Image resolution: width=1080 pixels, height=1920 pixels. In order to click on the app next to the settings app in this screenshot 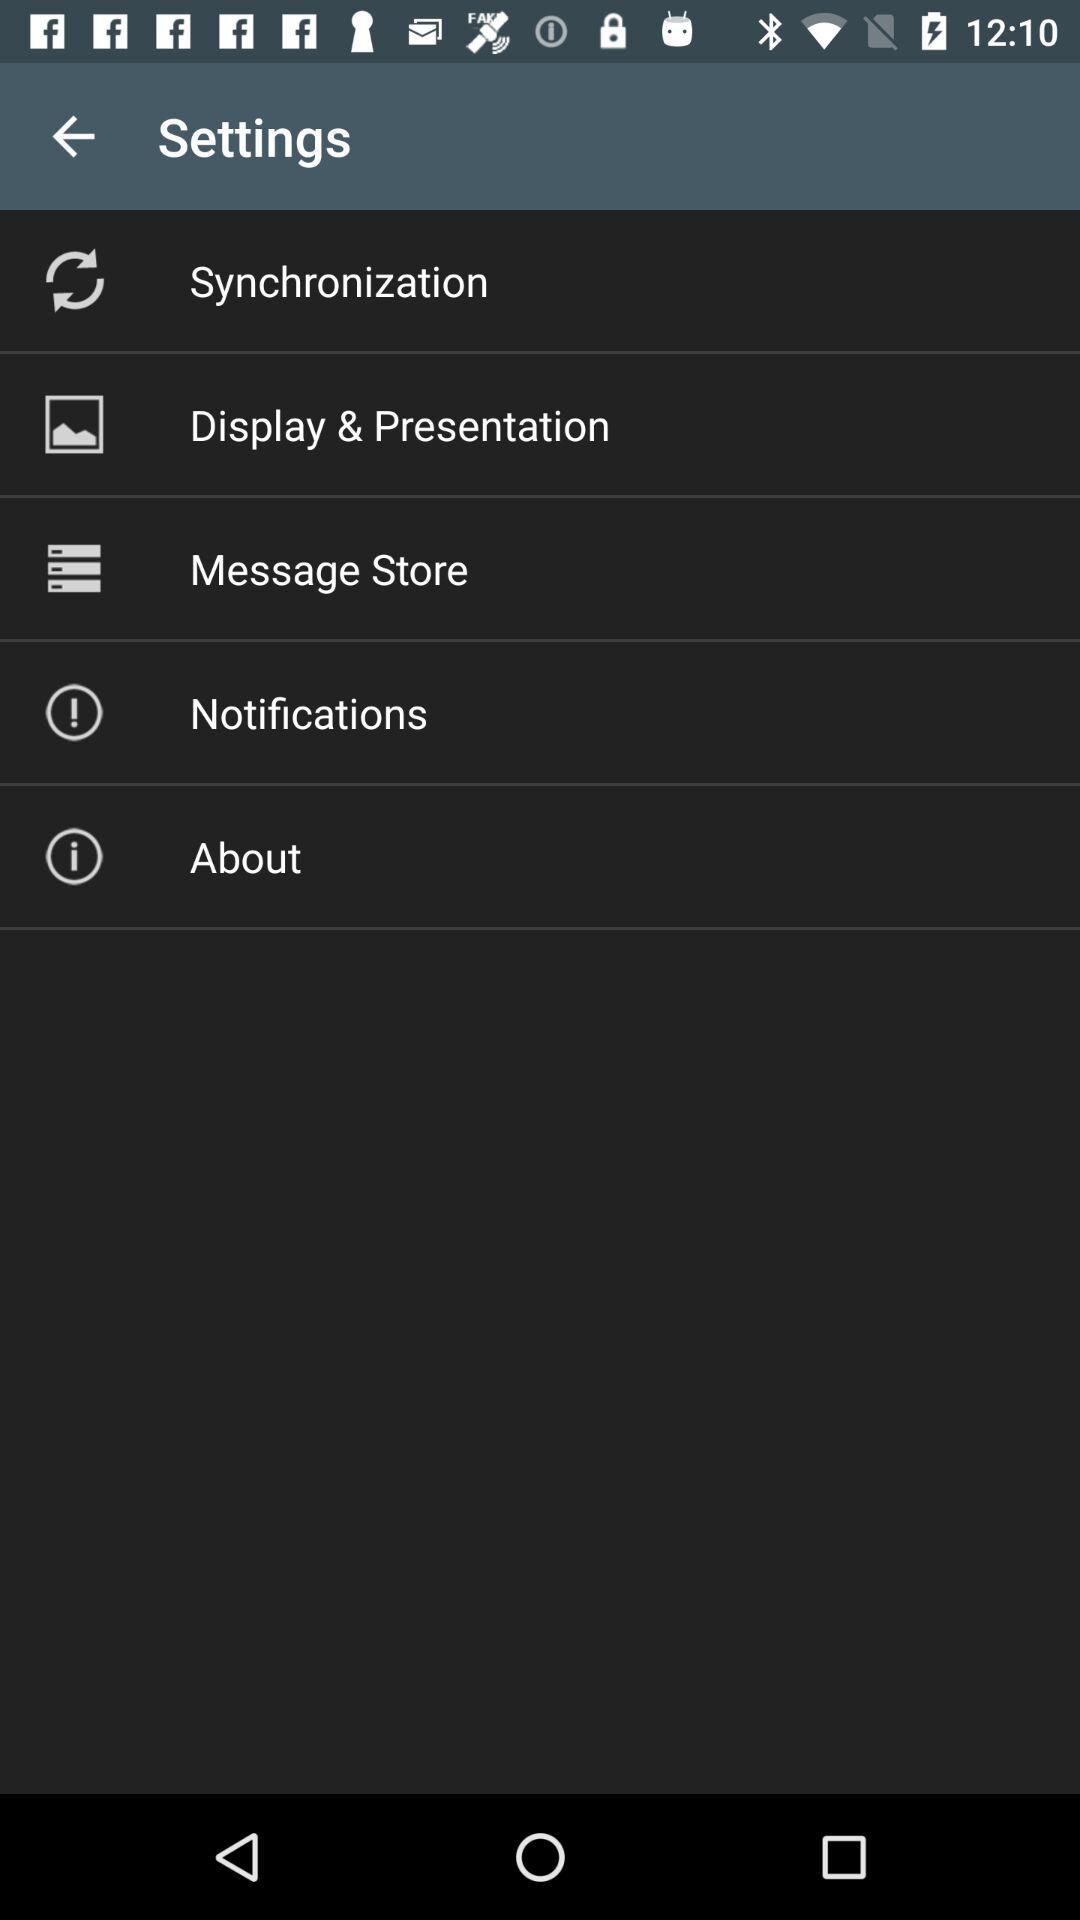, I will do `click(72, 135)`.